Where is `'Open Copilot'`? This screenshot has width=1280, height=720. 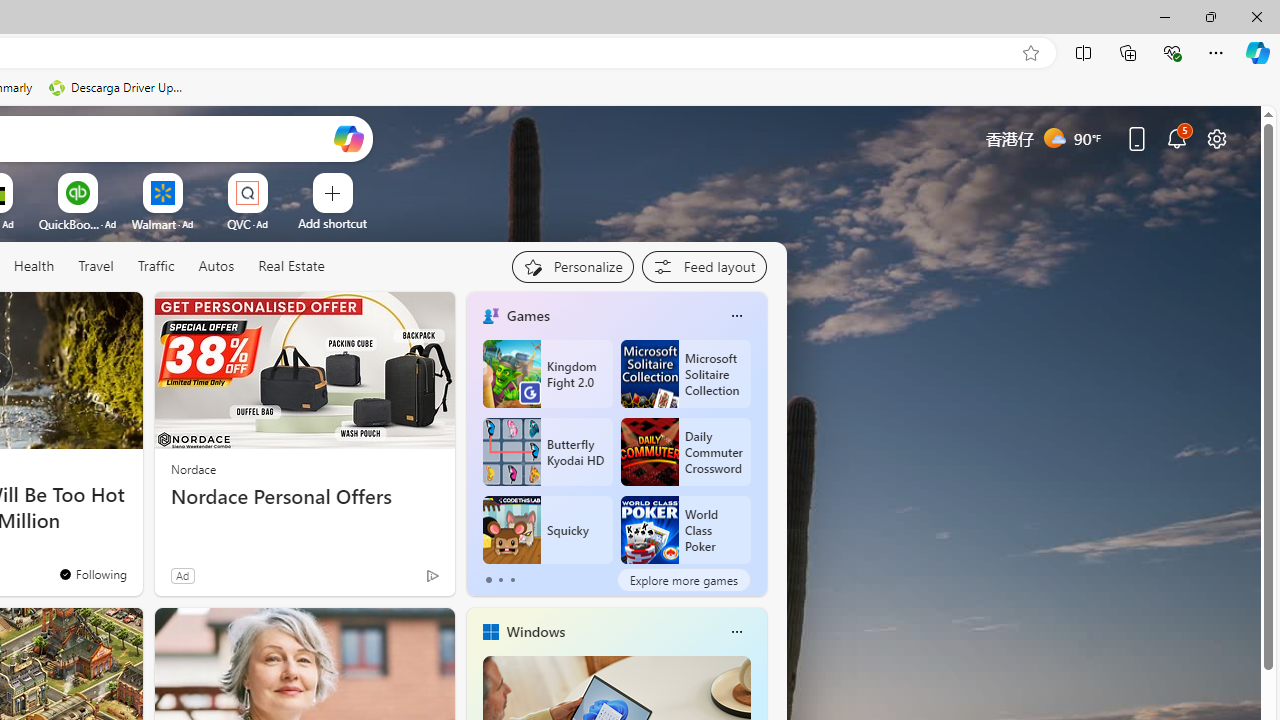 'Open Copilot' is located at coordinates (348, 137).